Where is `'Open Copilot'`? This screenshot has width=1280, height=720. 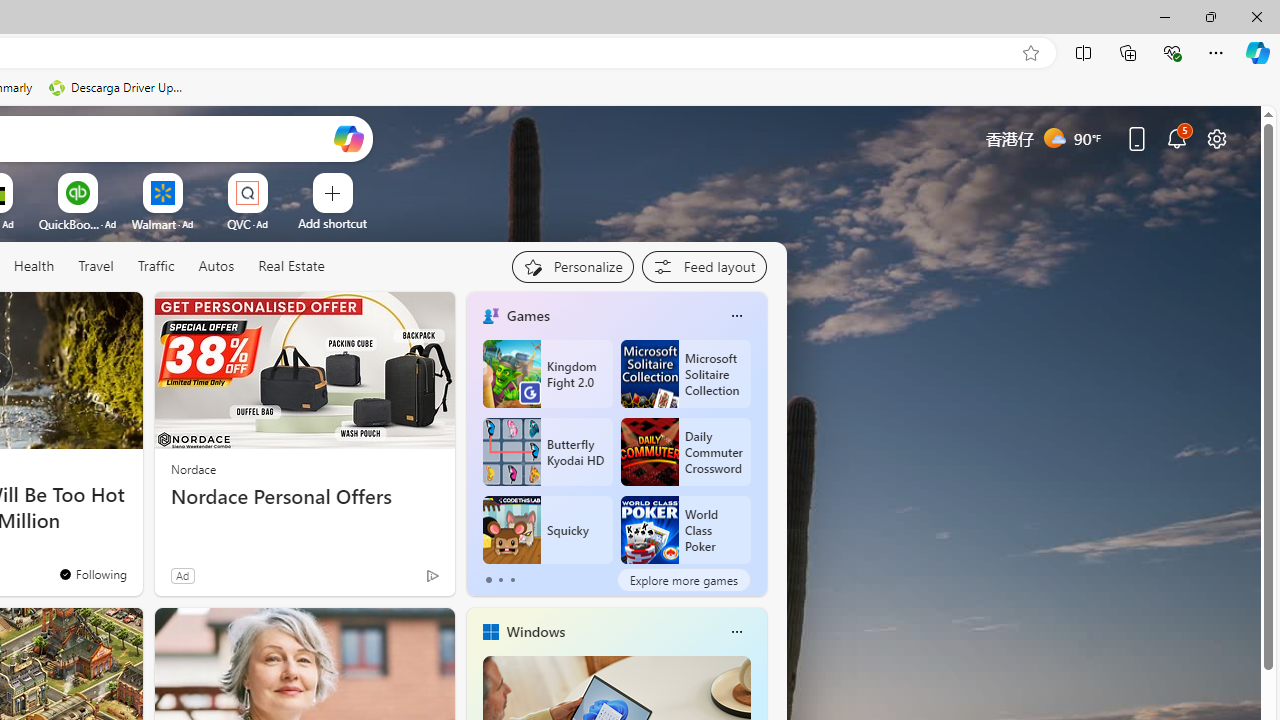 'Open Copilot' is located at coordinates (348, 137).